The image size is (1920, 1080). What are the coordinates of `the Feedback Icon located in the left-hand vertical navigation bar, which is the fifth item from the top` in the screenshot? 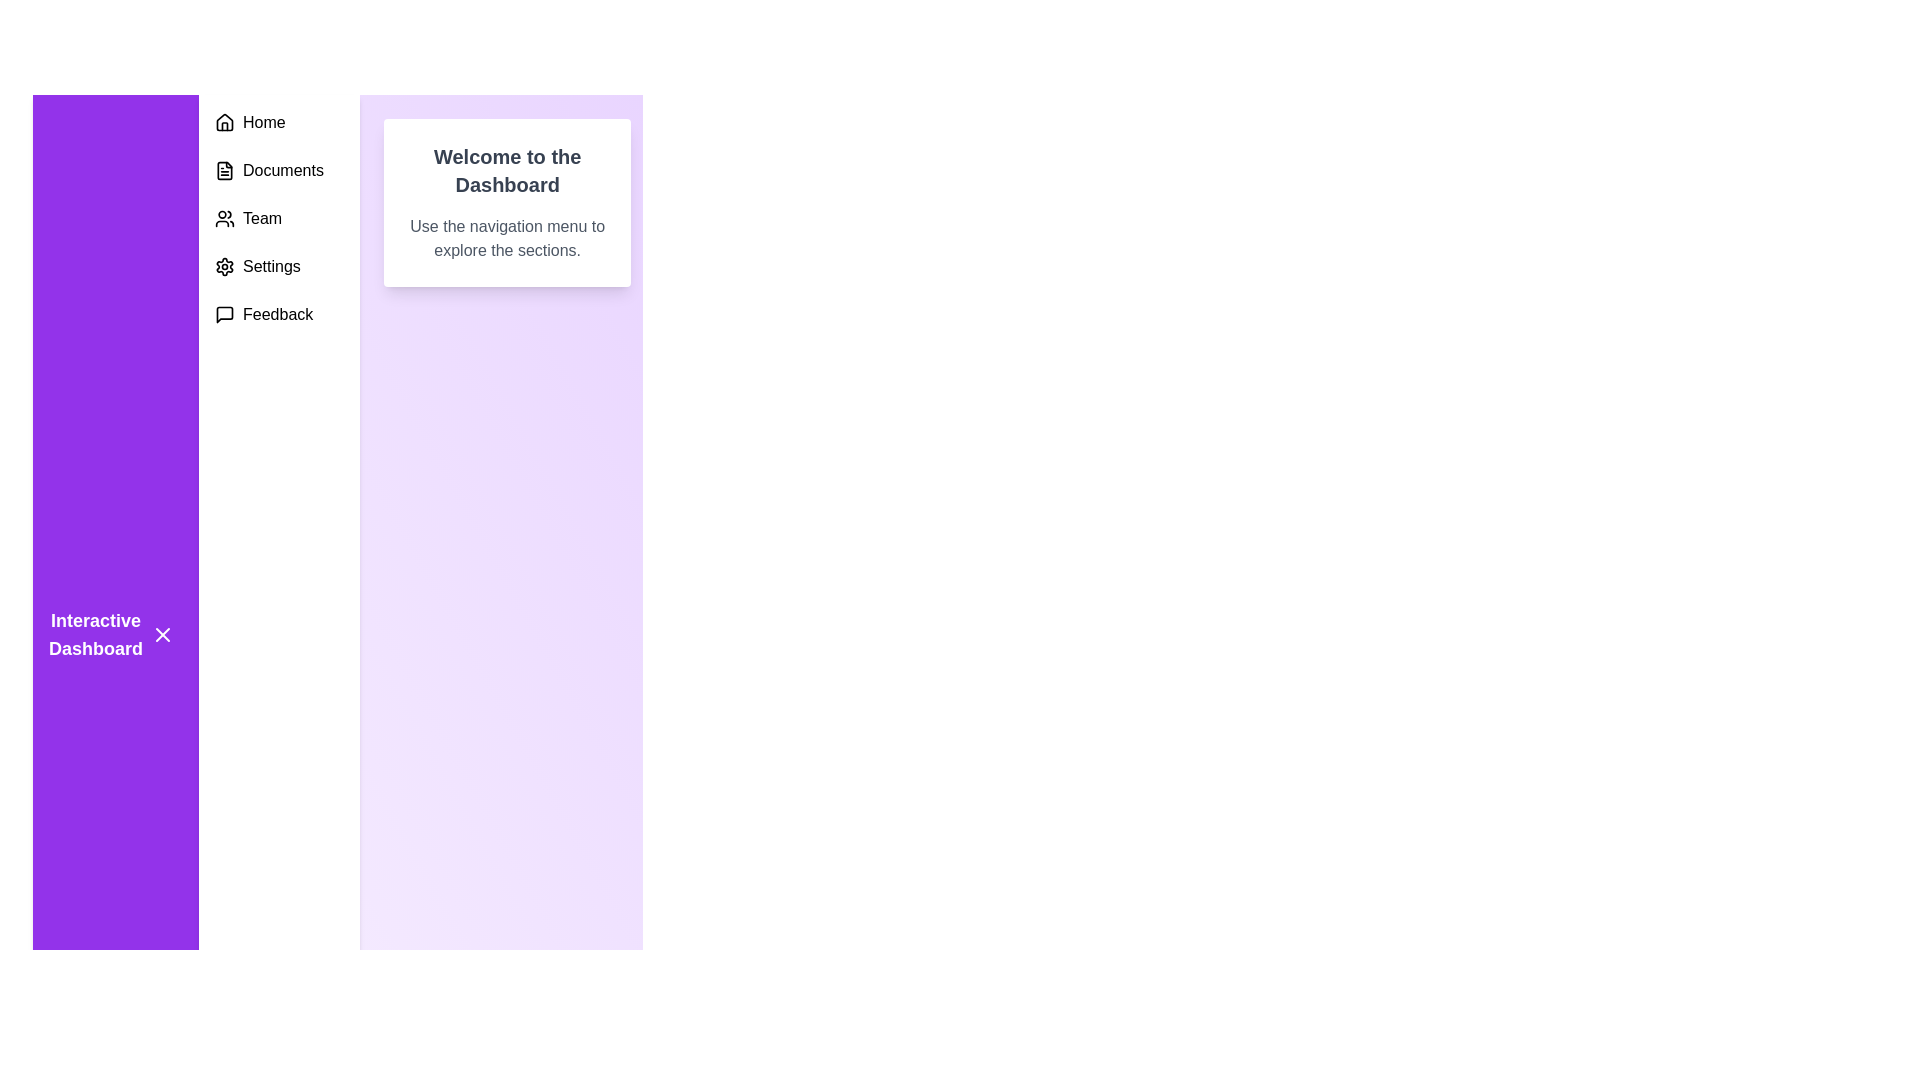 It's located at (225, 315).